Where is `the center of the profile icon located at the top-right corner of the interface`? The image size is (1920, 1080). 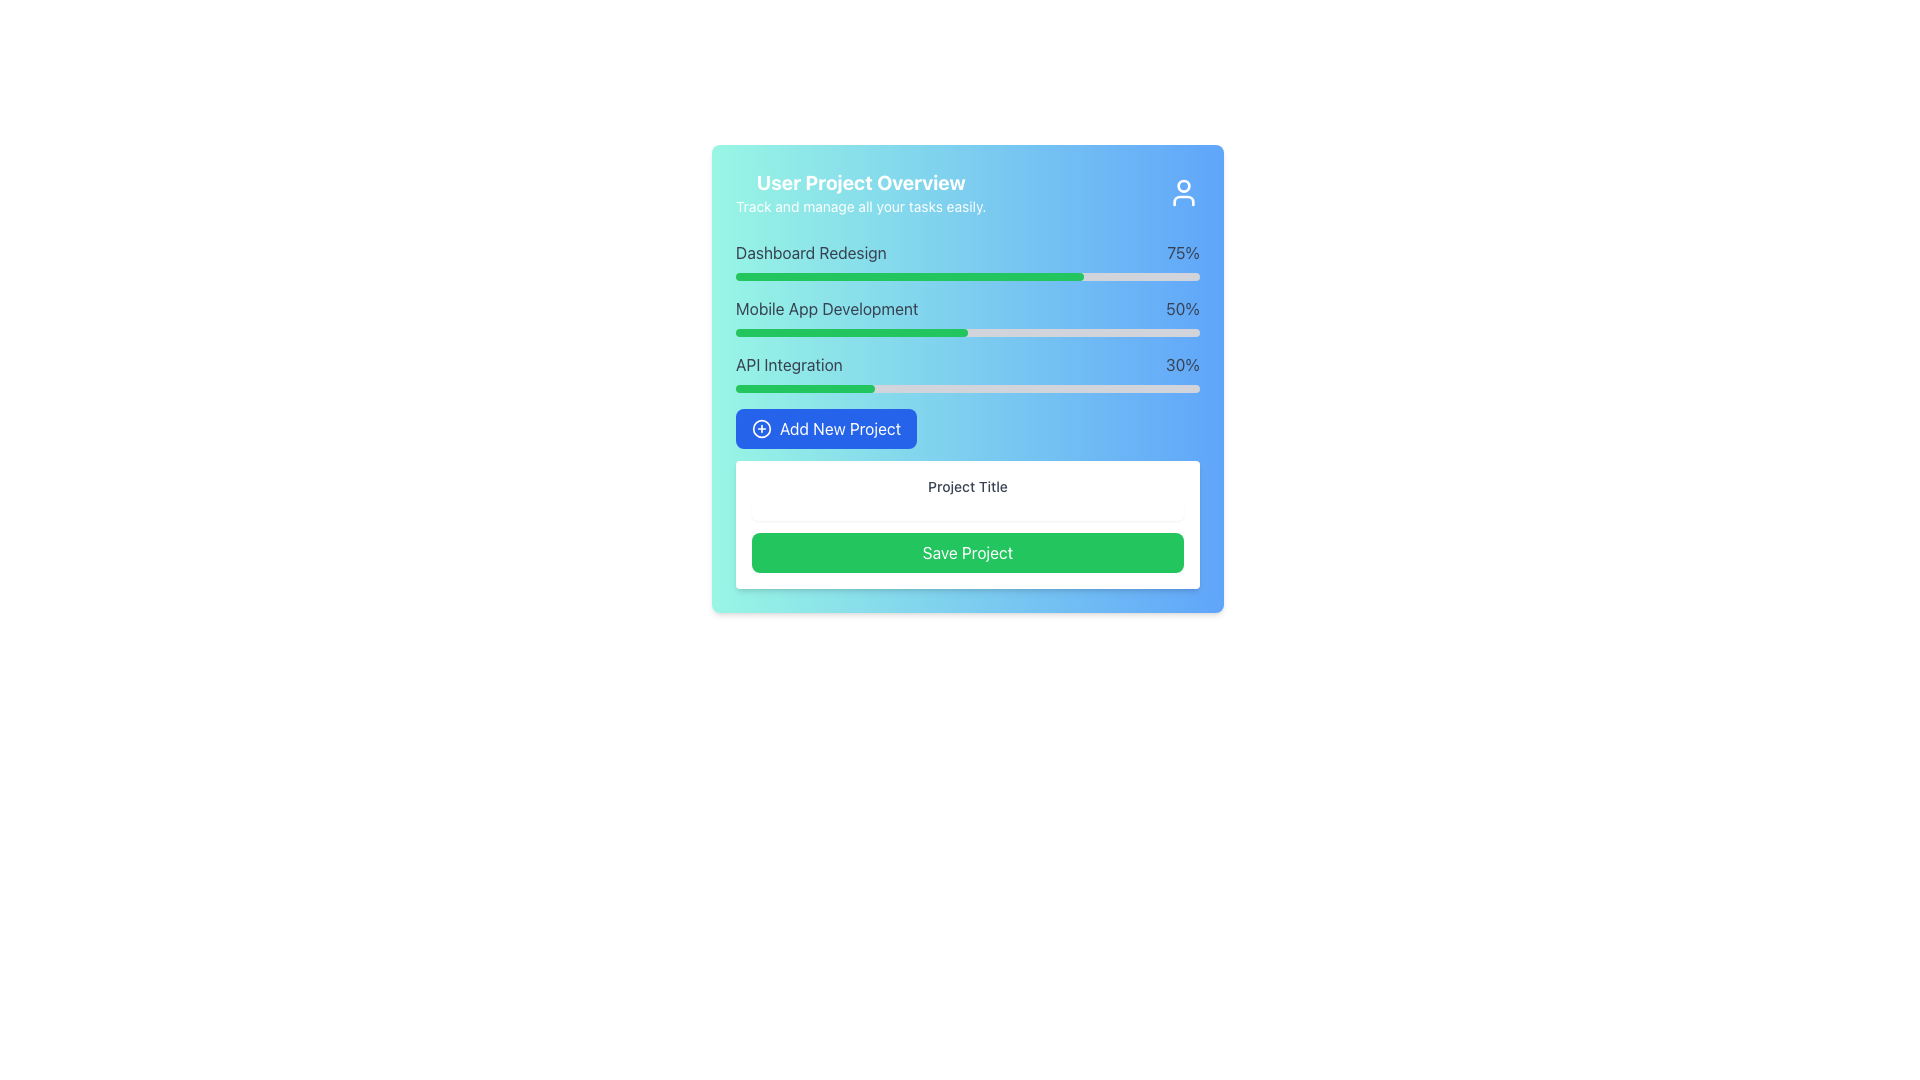
the center of the profile icon located at the top-right corner of the interface is located at coordinates (1184, 192).